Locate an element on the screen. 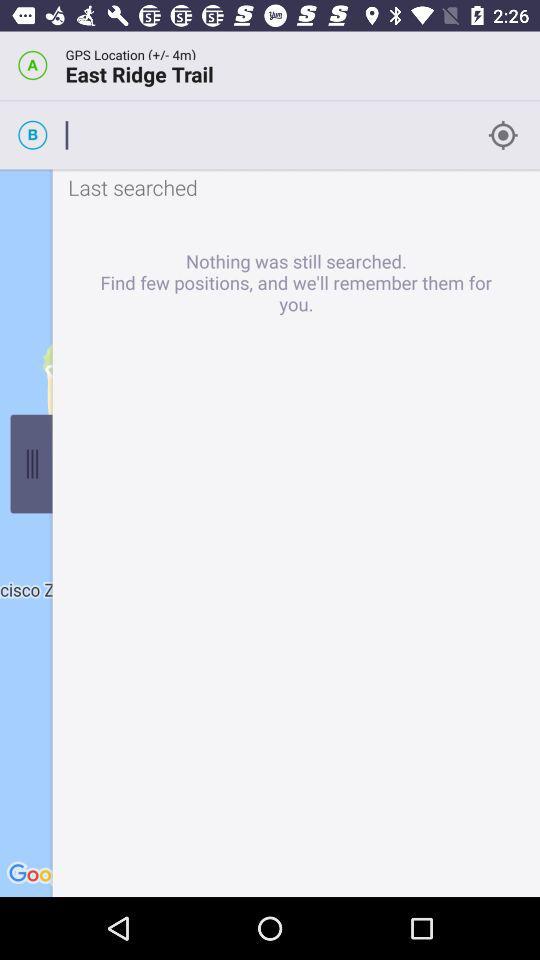 This screenshot has width=540, height=960. the icon beside b is located at coordinates (504, 134).